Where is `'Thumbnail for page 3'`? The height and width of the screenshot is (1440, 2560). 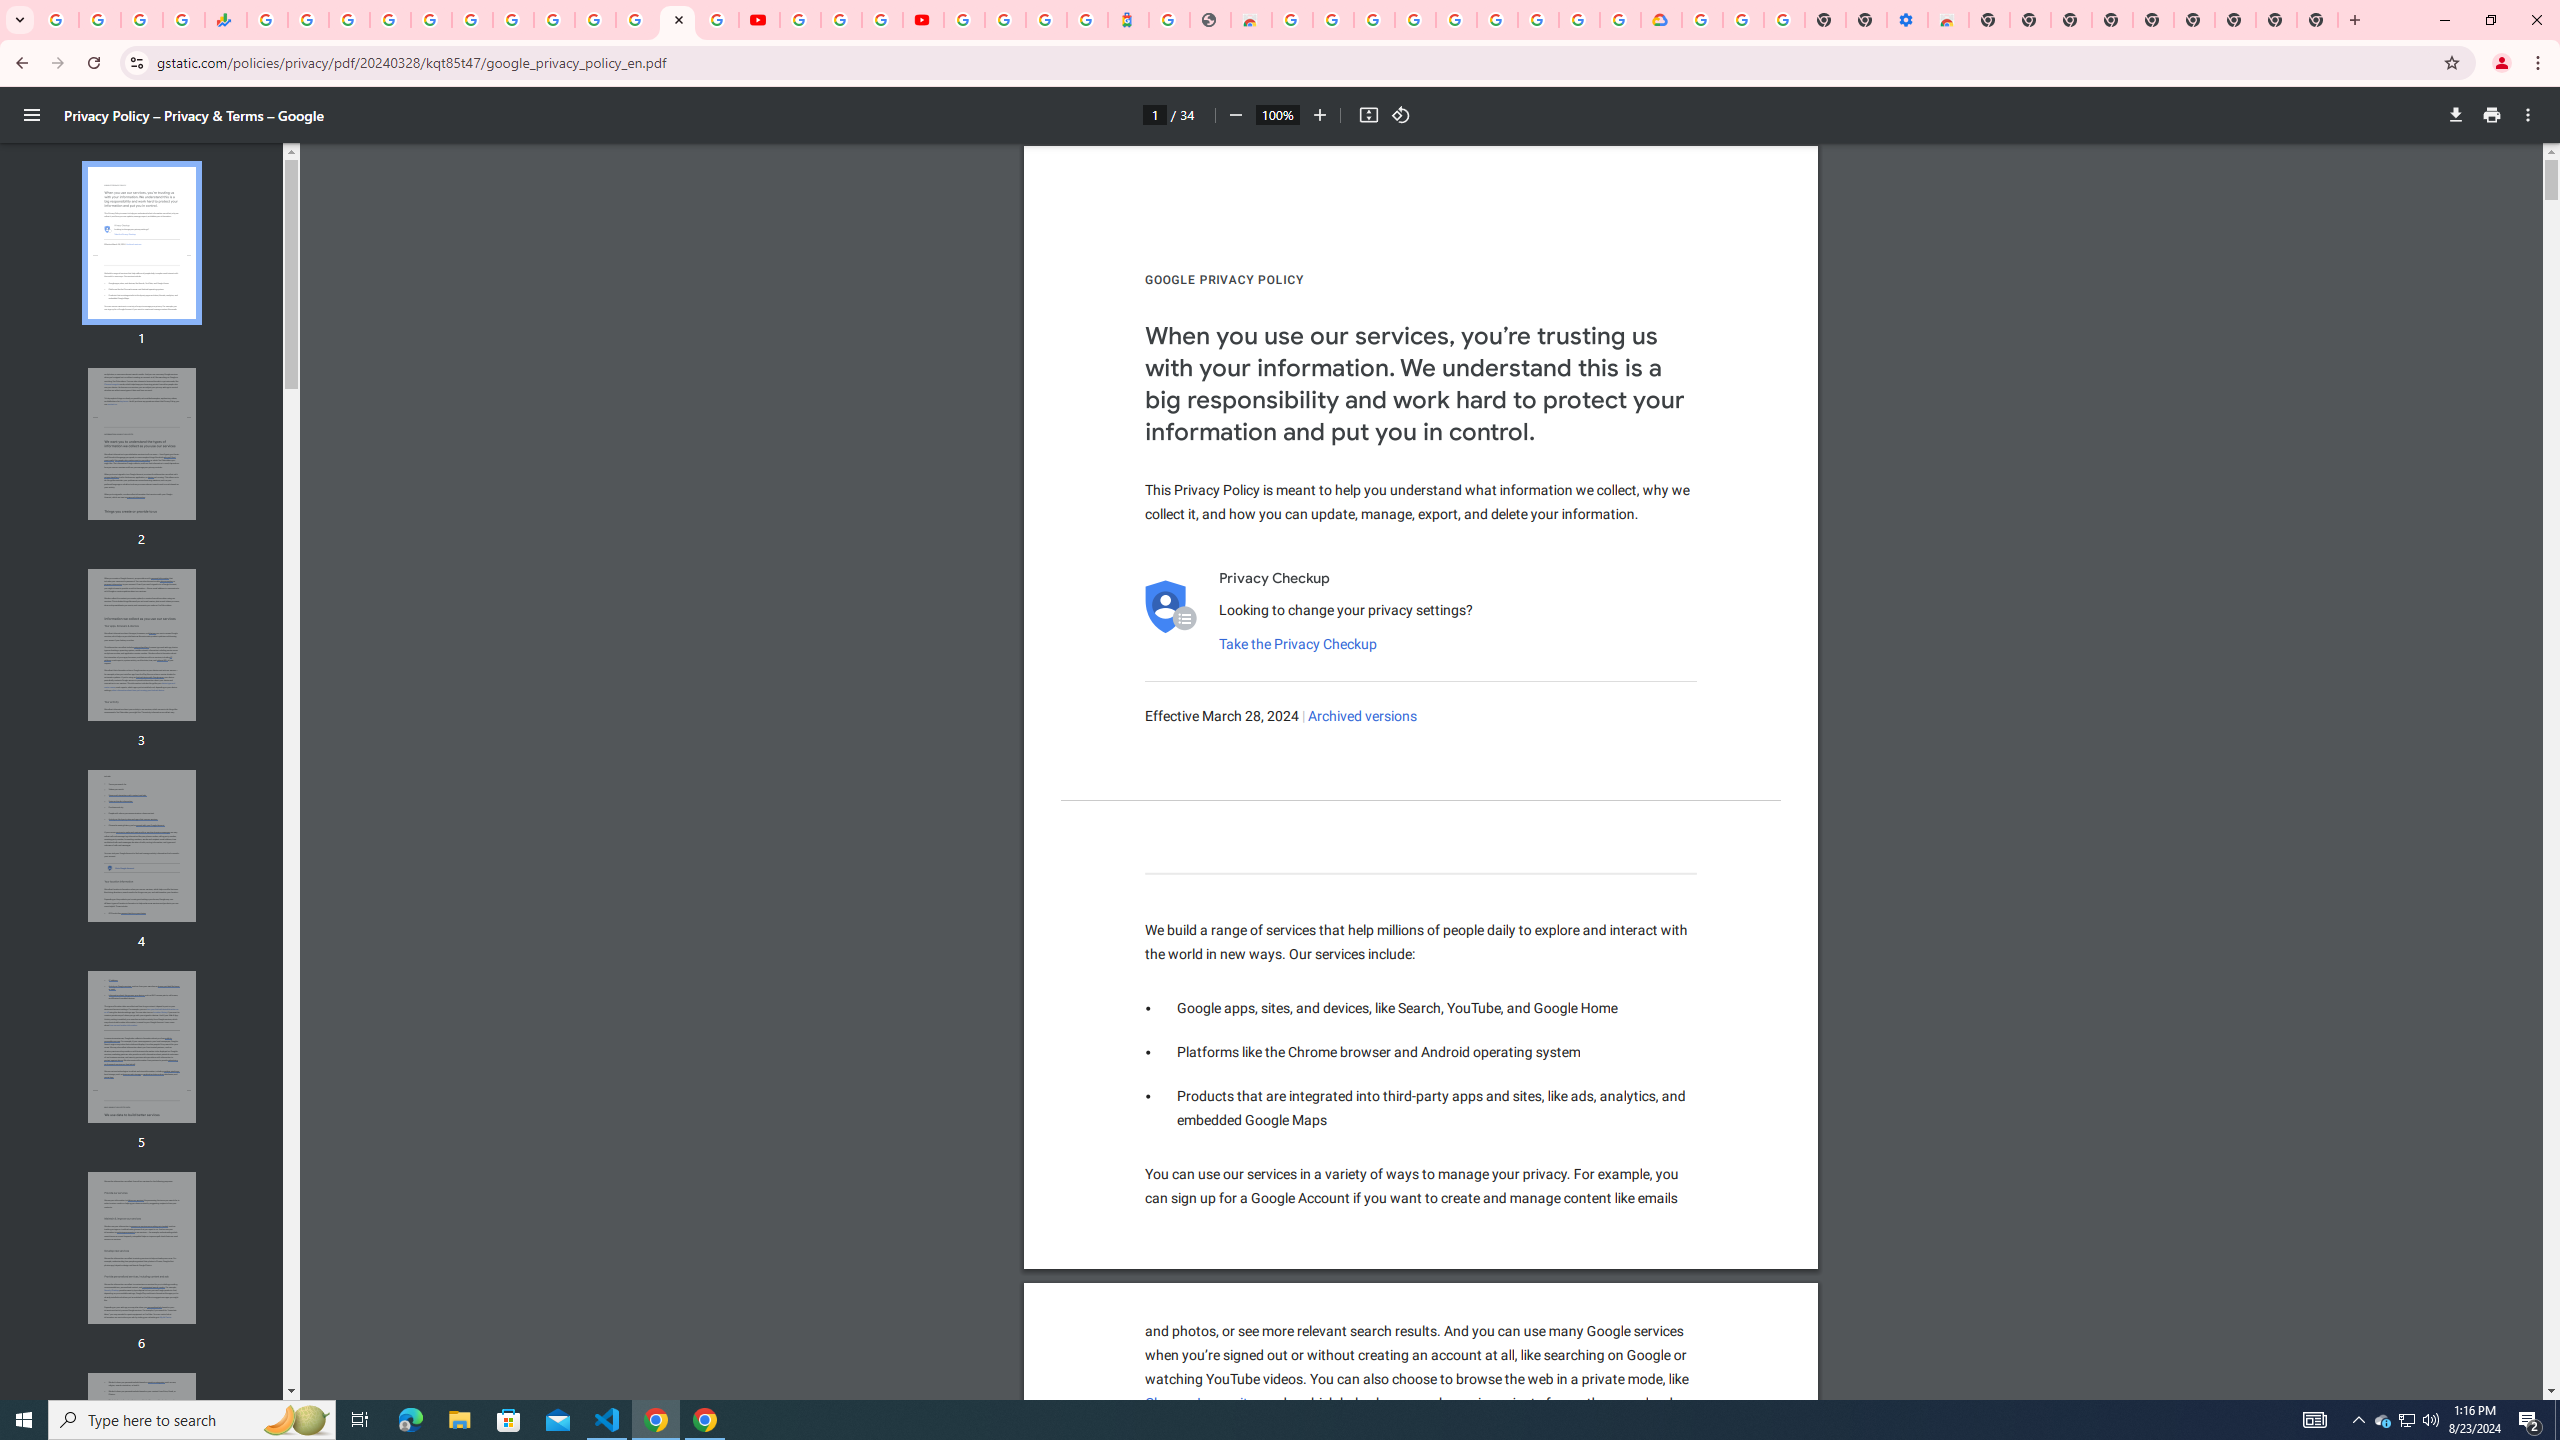 'Thumbnail for page 3' is located at coordinates (142, 644).